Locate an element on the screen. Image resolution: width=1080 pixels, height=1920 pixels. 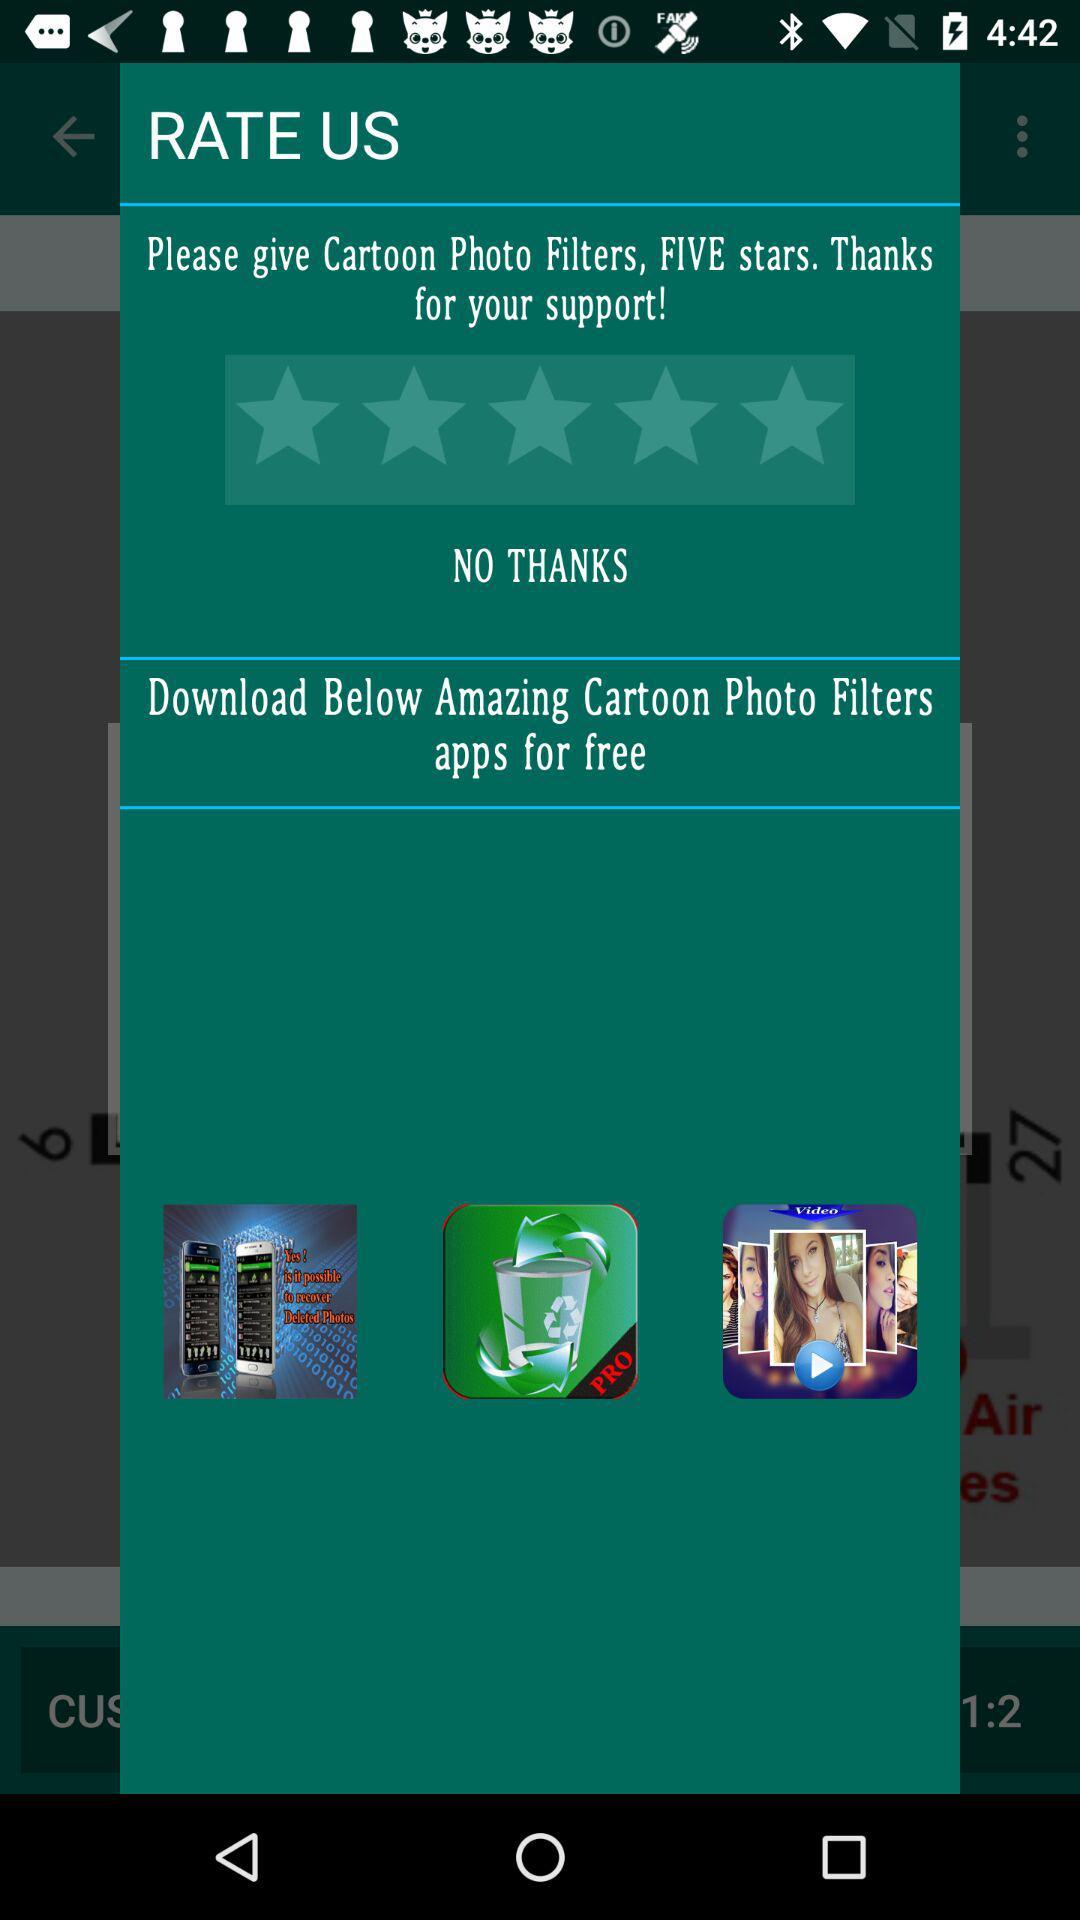
click and open link is located at coordinates (820, 1301).